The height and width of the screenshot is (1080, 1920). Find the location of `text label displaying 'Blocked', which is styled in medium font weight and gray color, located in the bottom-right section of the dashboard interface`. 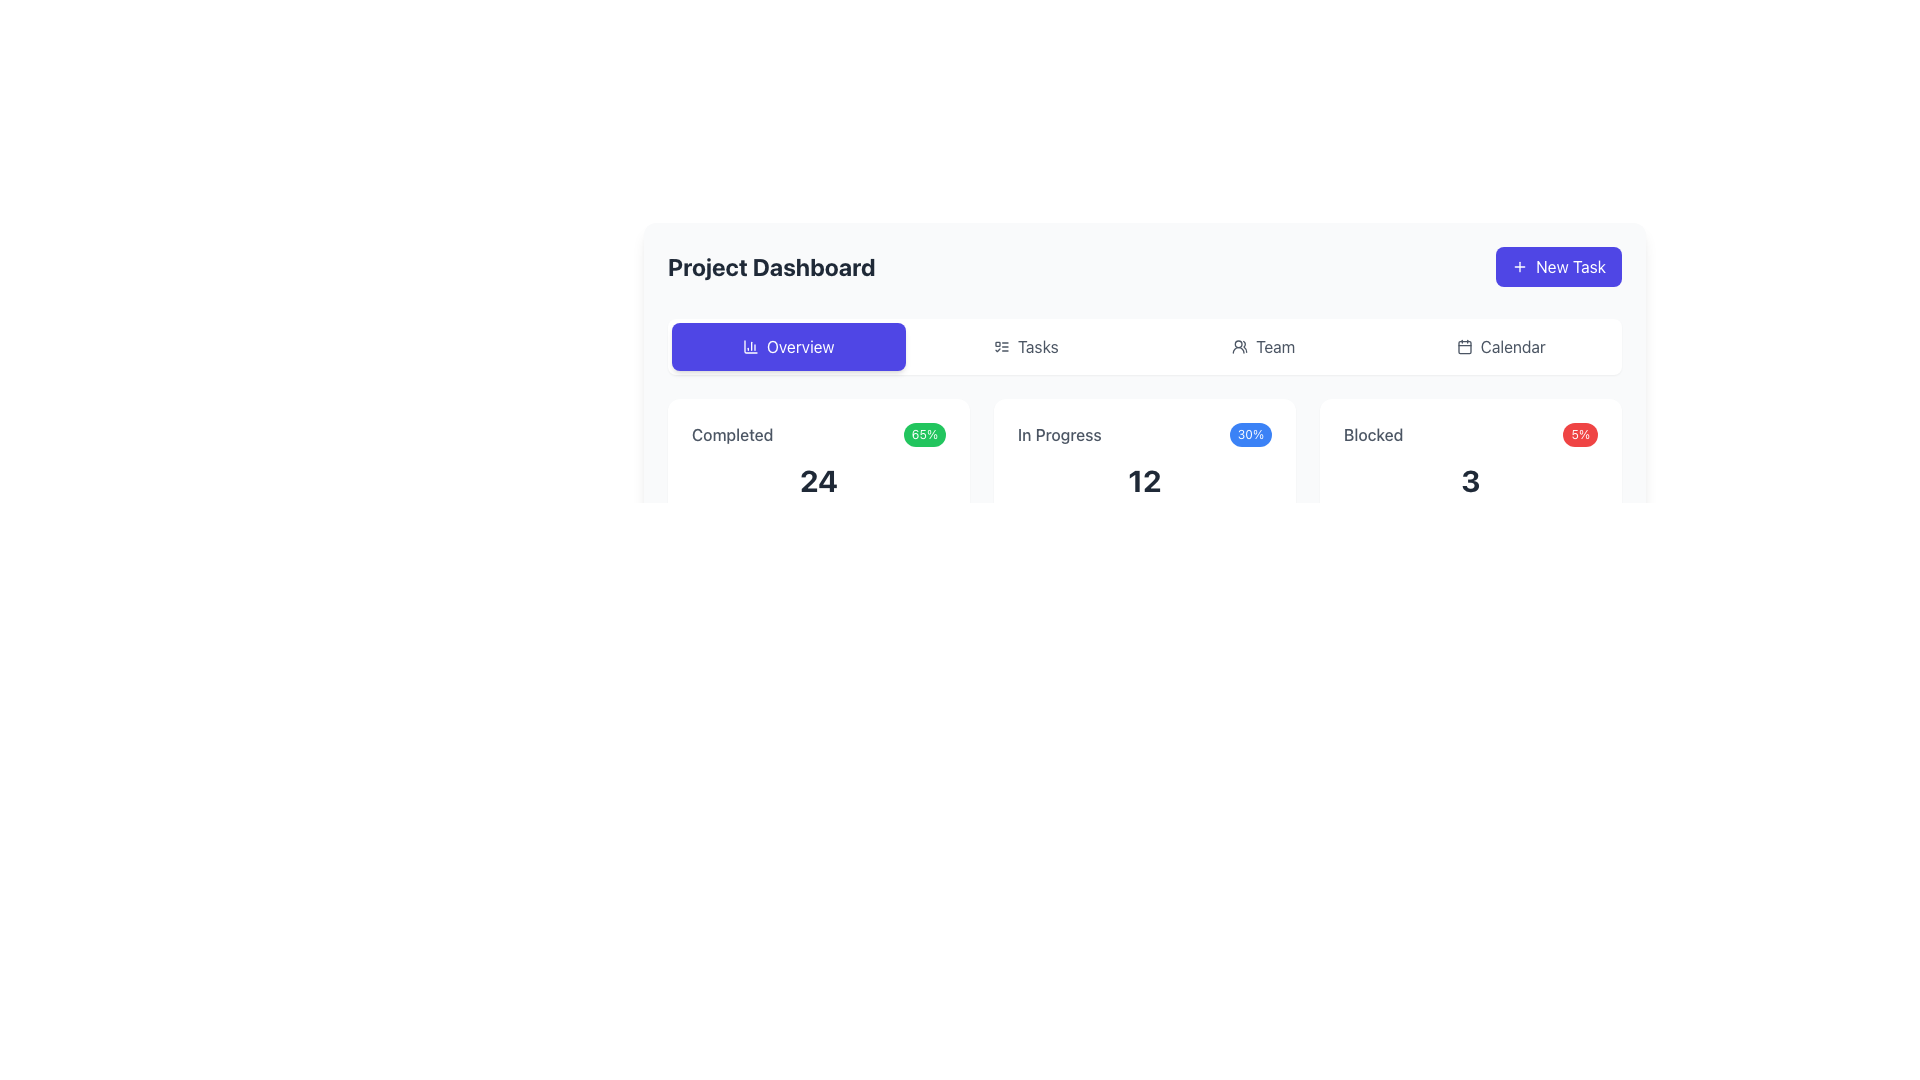

text label displaying 'Blocked', which is styled in medium font weight and gray color, located in the bottom-right section of the dashboard interface is located at coordinates (1372, 434).